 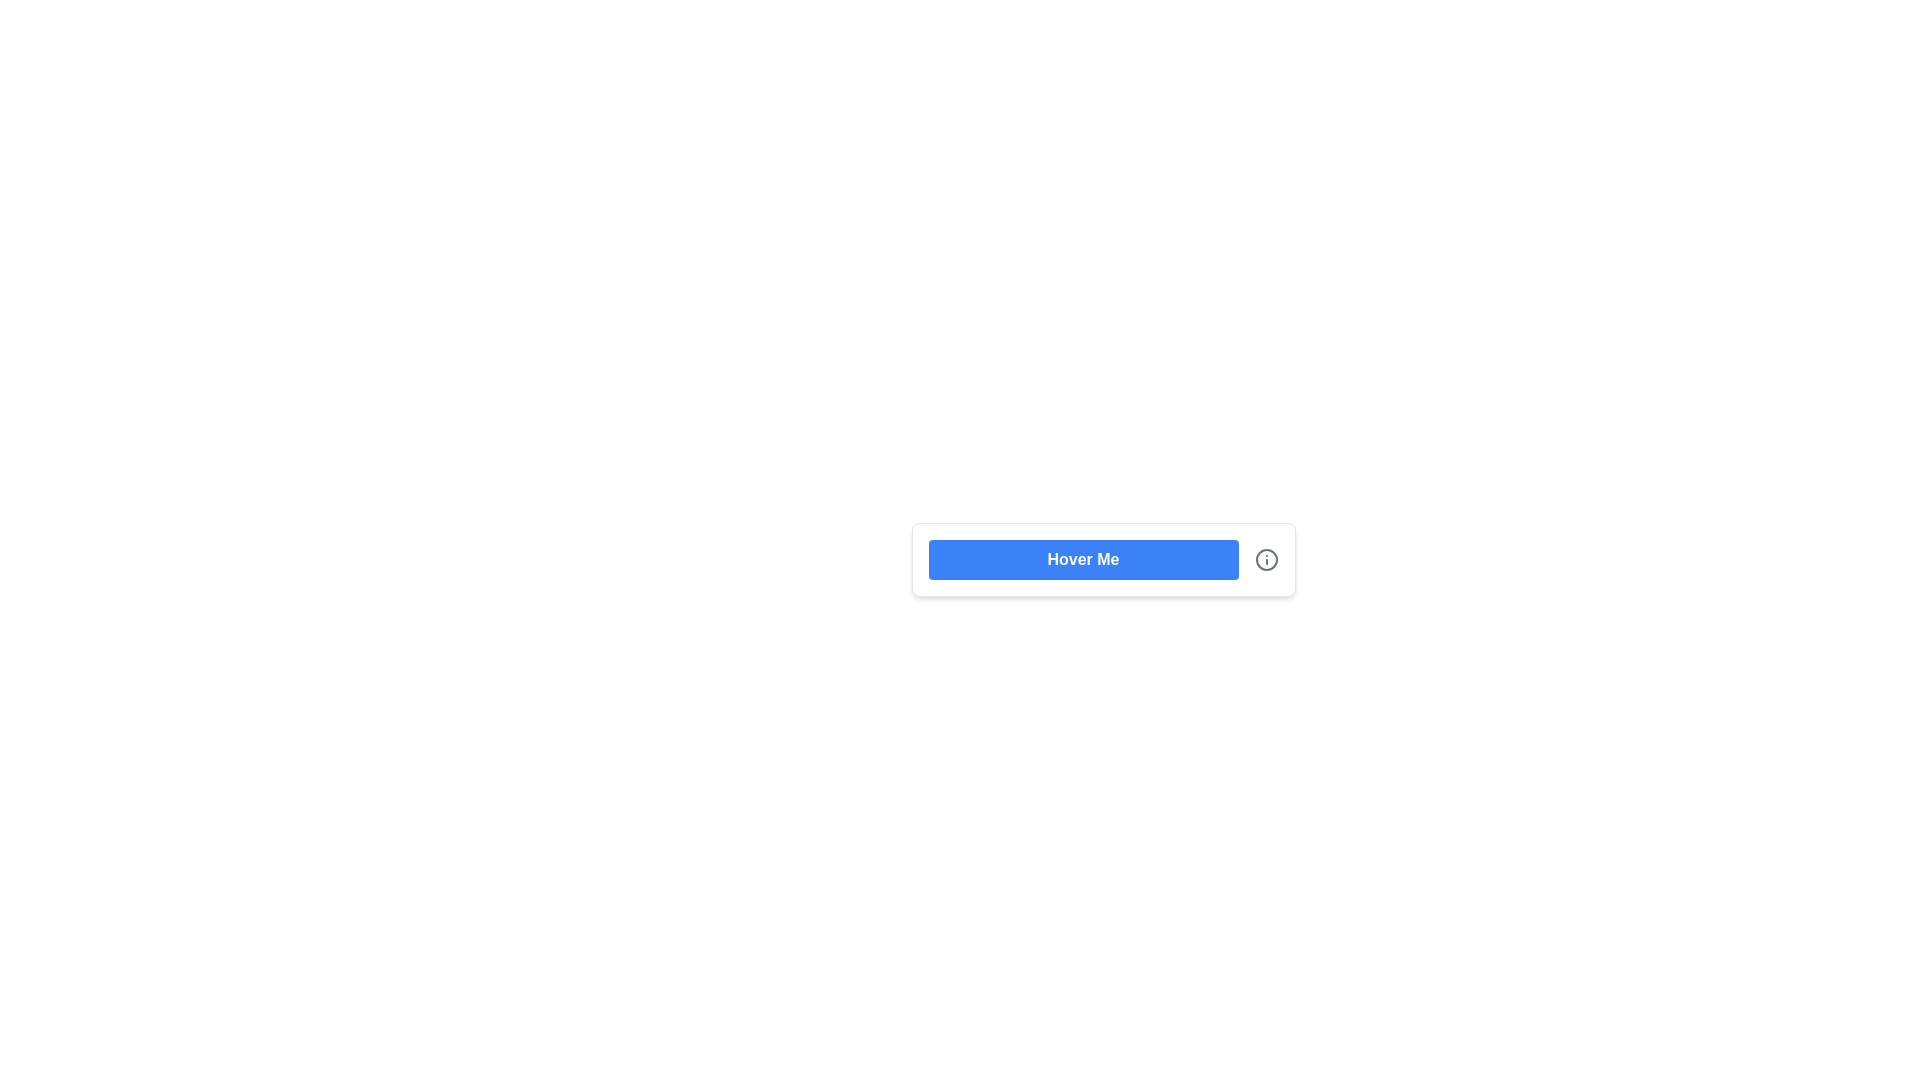 I want to click on the muted gray circular SVG icon located near the top right of the 'Hover Me' button, so click(x=1265, y=559).